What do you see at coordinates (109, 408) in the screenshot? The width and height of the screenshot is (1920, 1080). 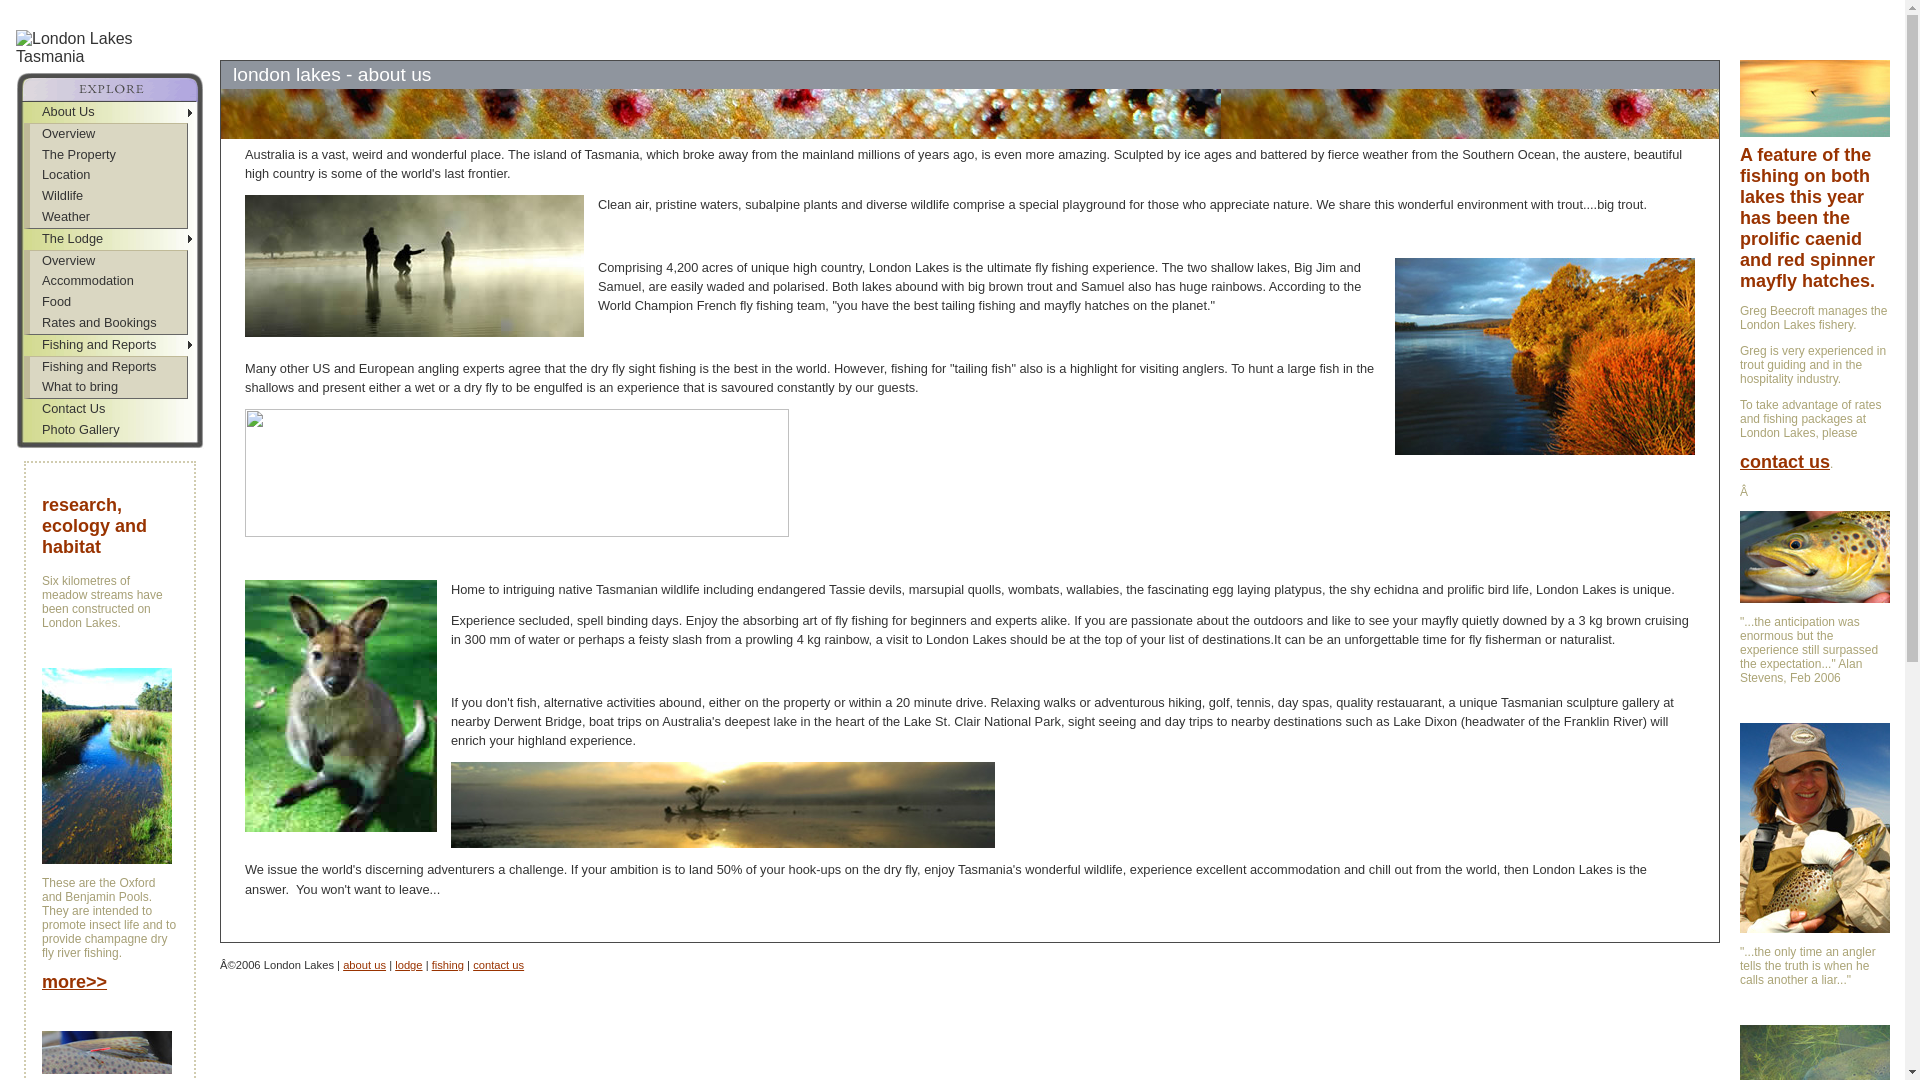 I see `'Contact Us'` at bounding box center [109, 408].